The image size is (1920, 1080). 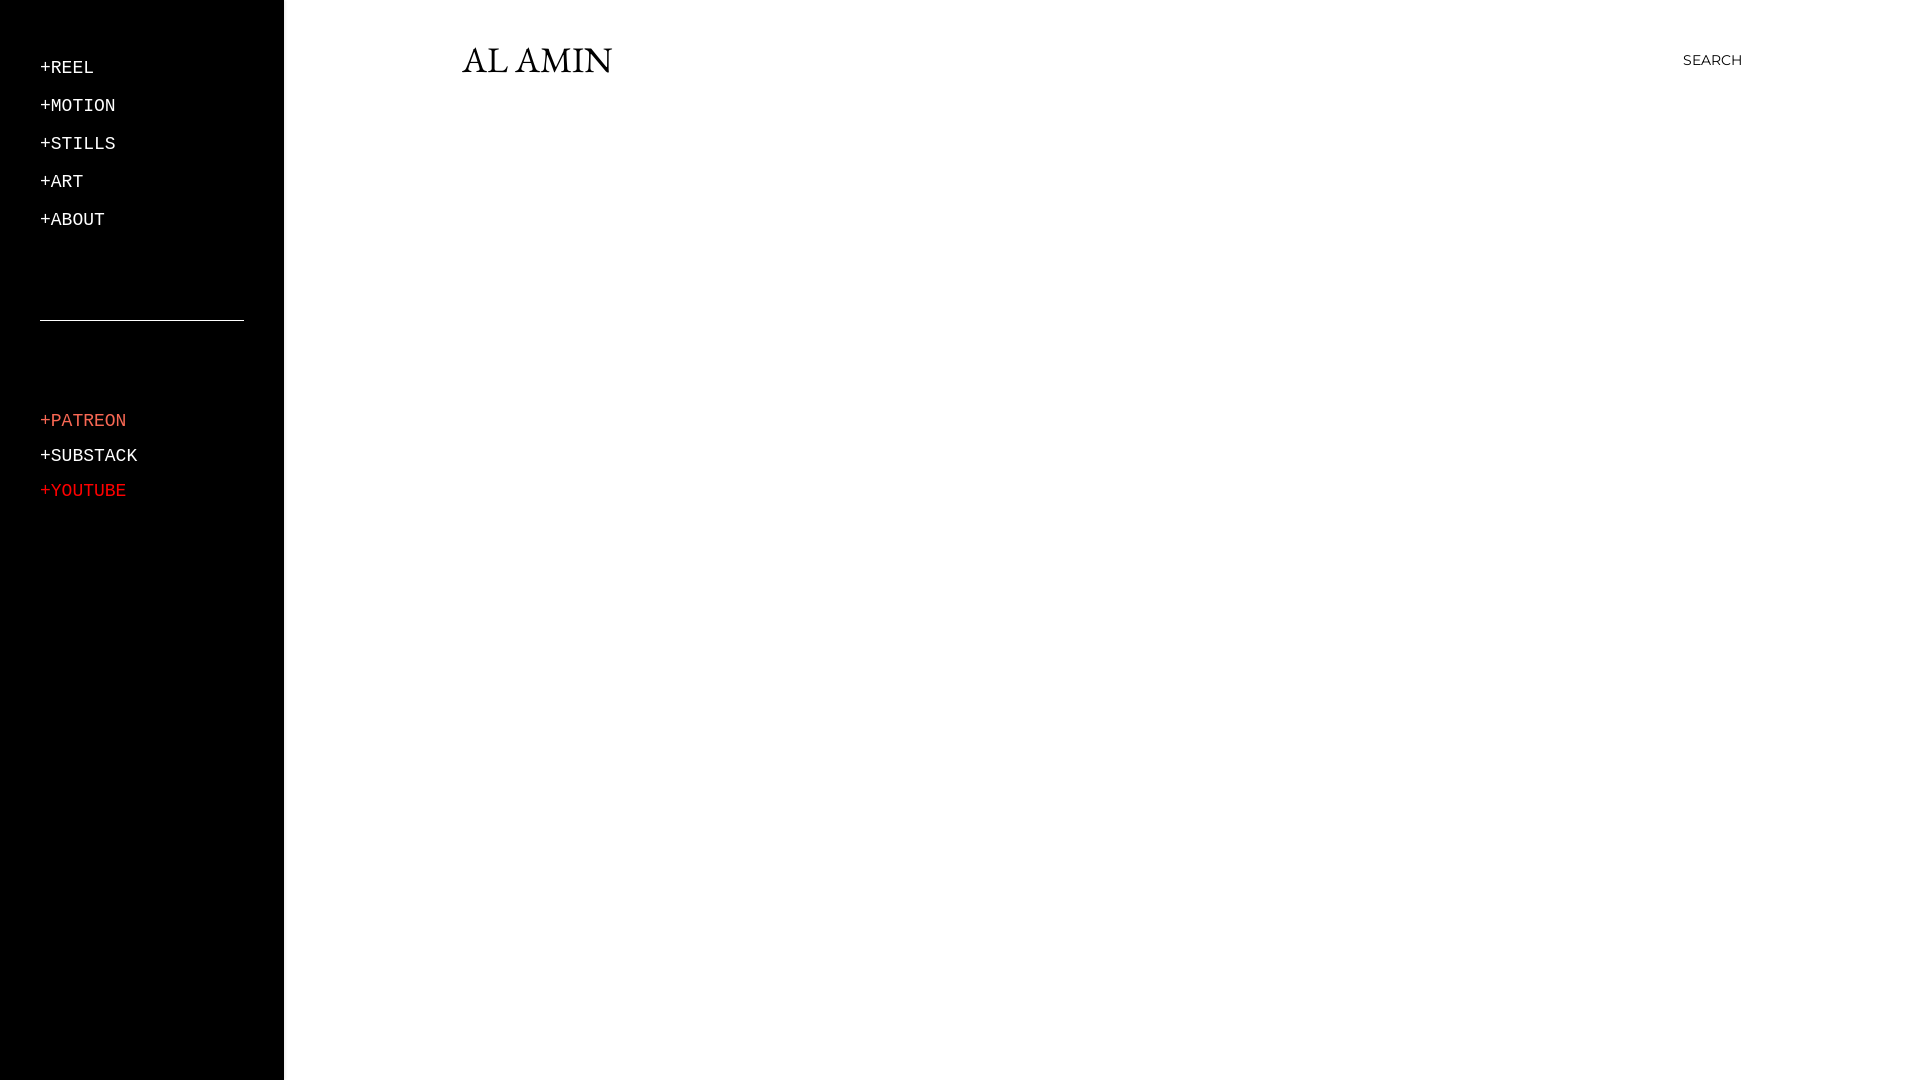 What do you see at coordinates (81, 490) in the screenshot?
I see `'+YOUTUBE'` at bounding box center [81, 490].